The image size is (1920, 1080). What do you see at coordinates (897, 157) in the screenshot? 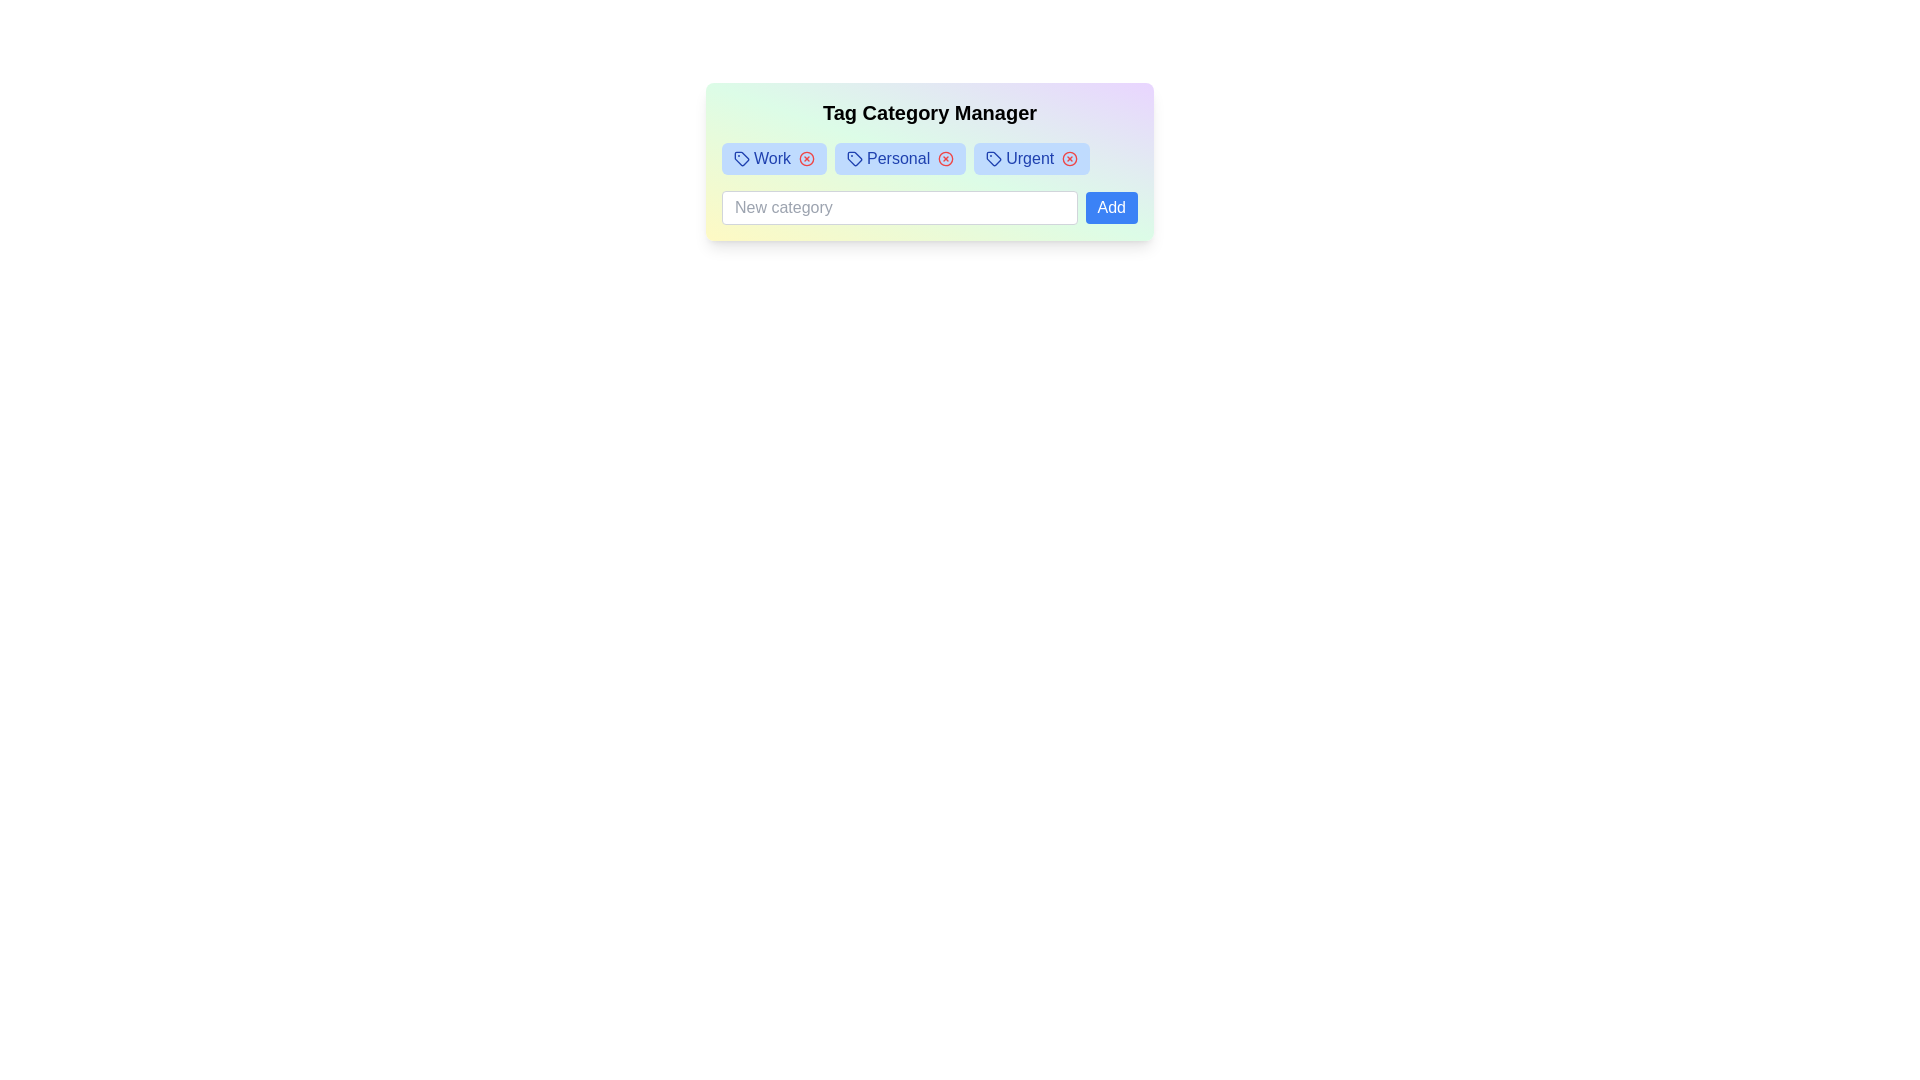
I see `the blue text label 'Personal' which is the second tag in a row of three tags, distinguished by its blue background and central alignment` at bounding box center [897, 157].